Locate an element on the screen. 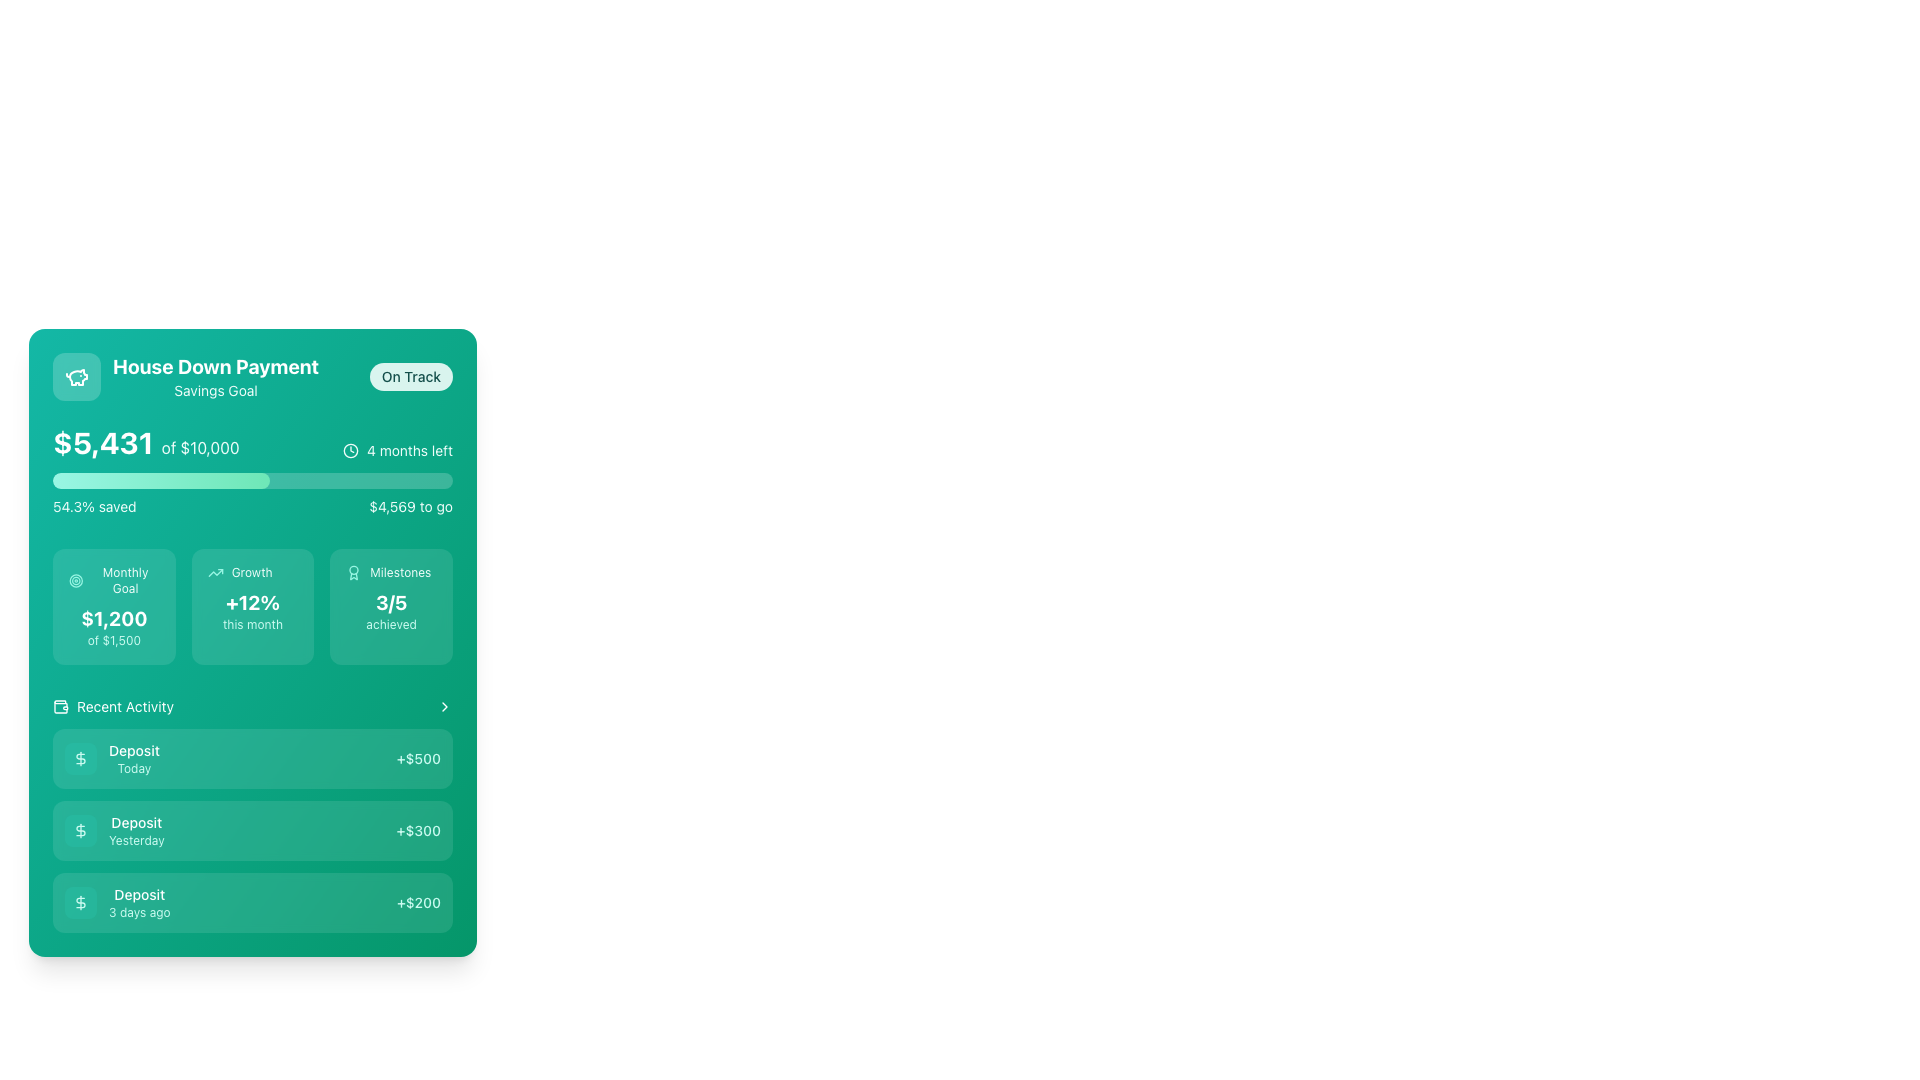  the financial transaction icon representing a deposit in the 'Recent Activity' section for visual context is located at coordinates (80, 830).